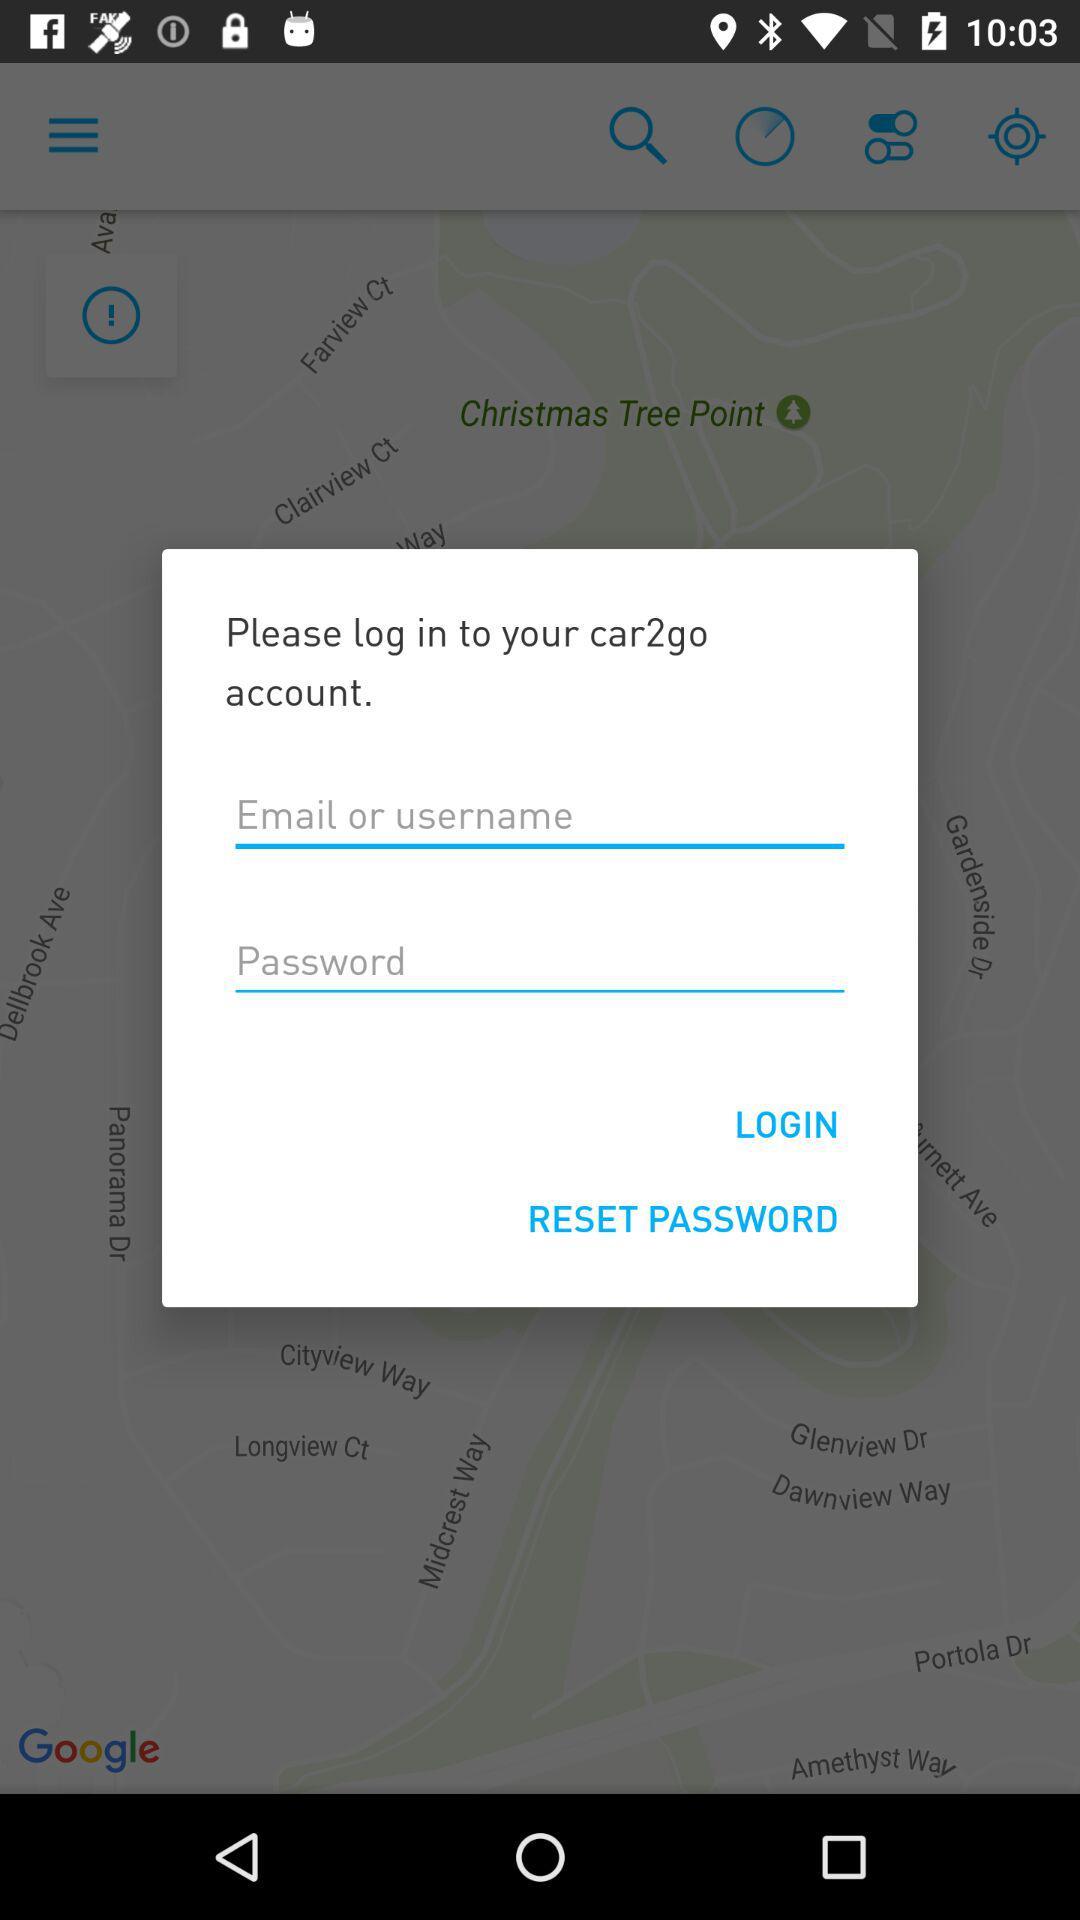 This screenshot has width=1080, height=1920. What do you see at coordinates (540, 961) in the screenshot?
I see `the password to login` at bounding box center [540, 961].